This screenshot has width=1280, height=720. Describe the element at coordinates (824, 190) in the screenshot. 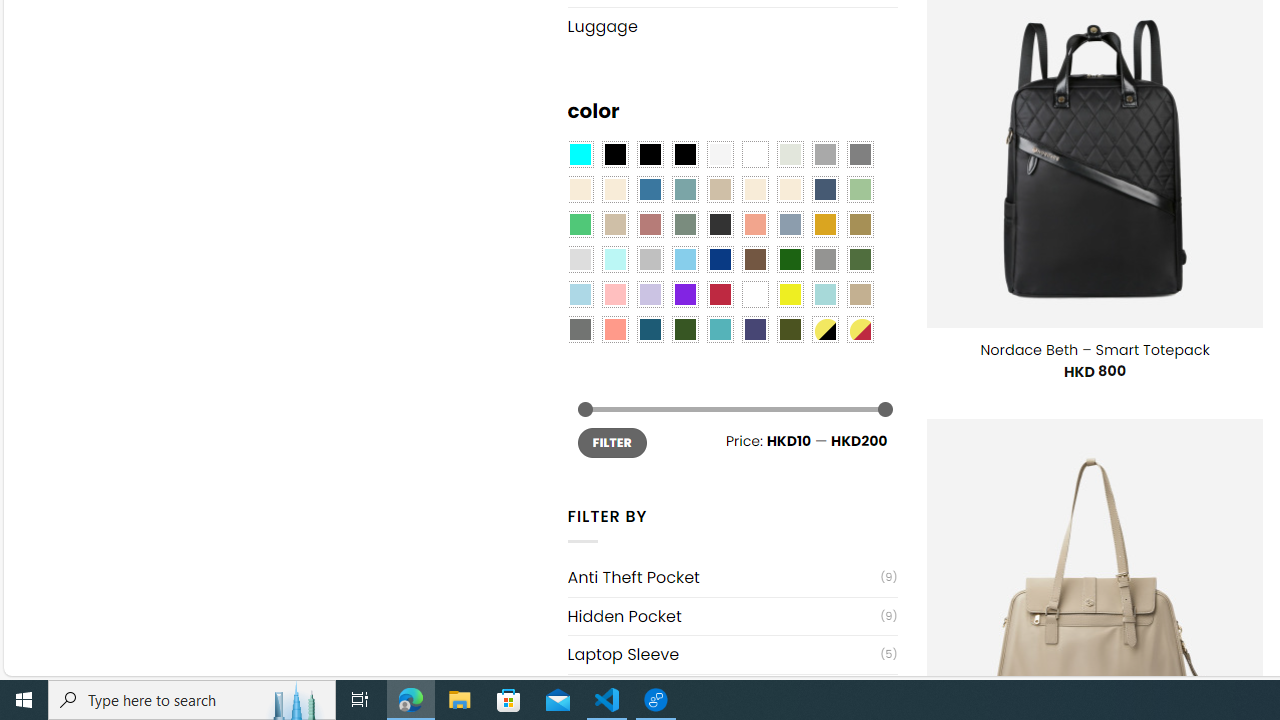

I see `'Hale Navy'` at that location.